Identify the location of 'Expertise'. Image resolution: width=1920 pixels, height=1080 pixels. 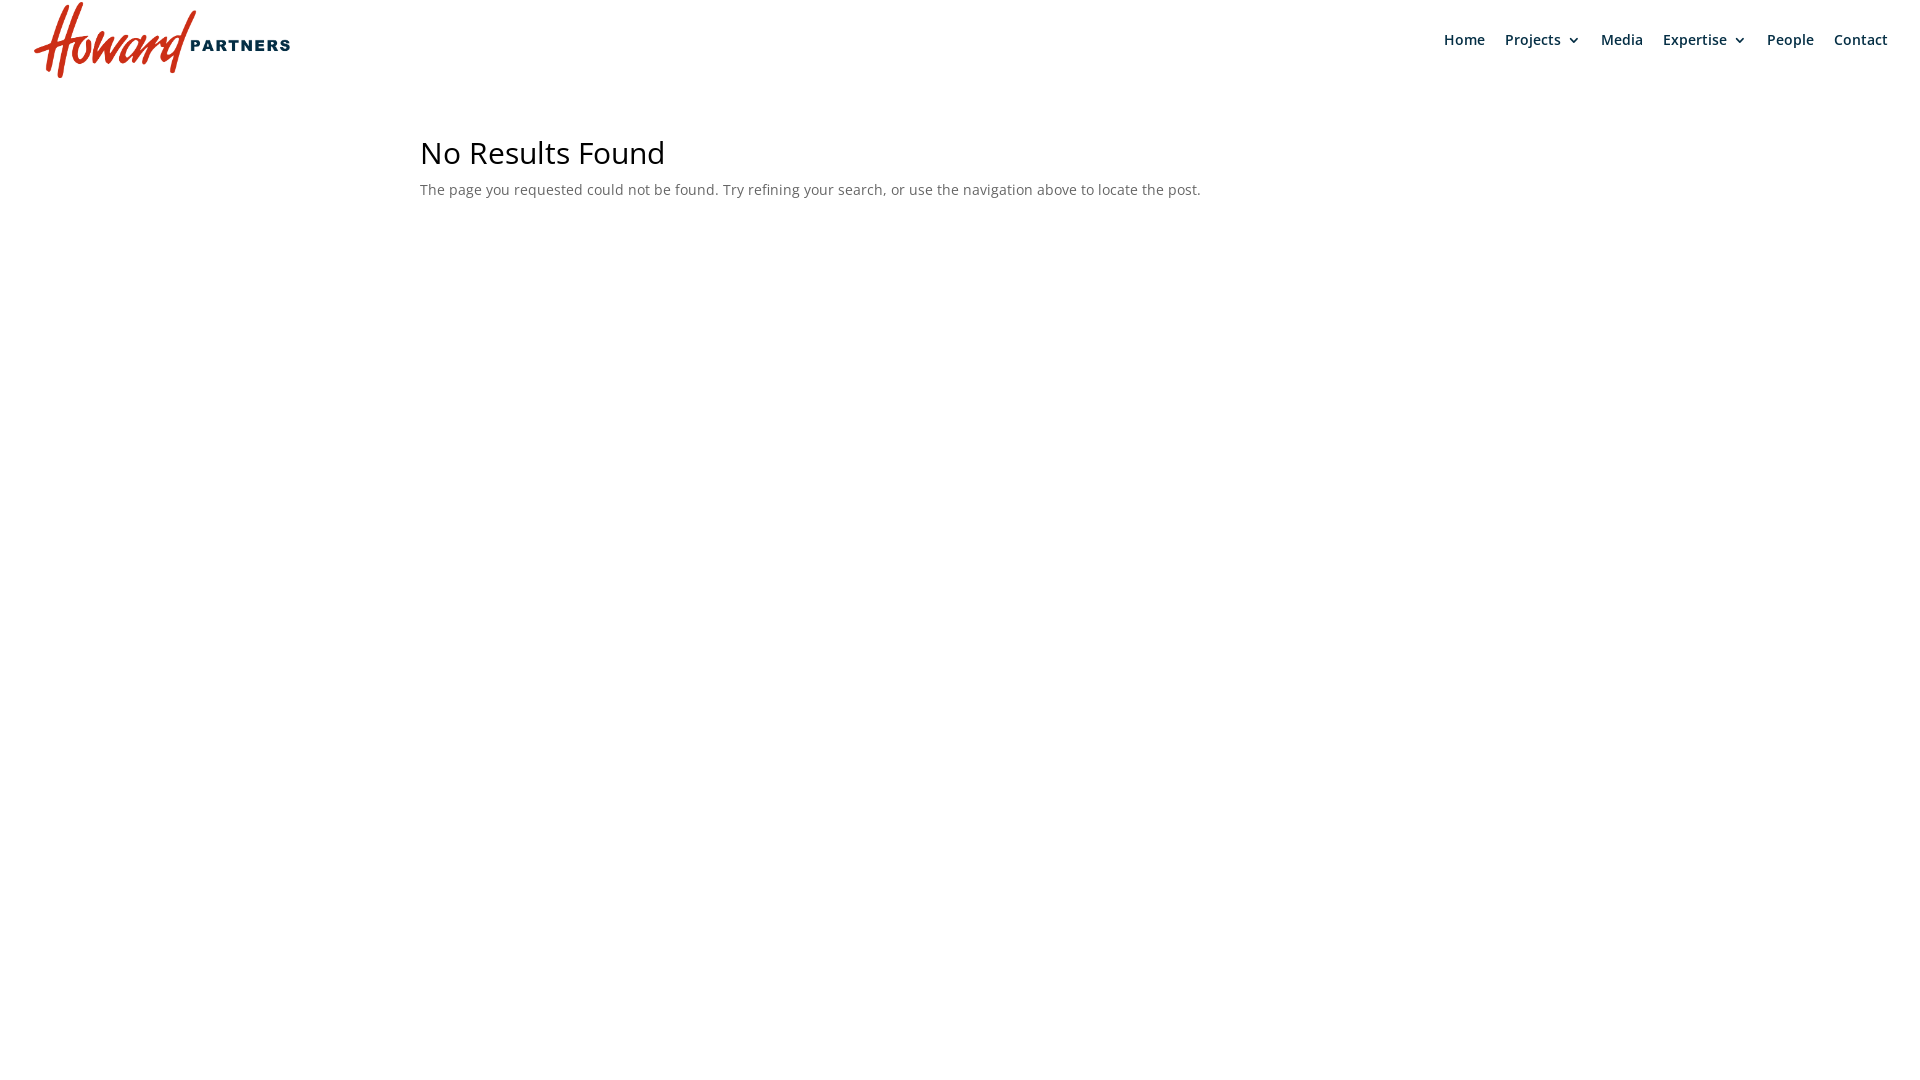
(1703, 55).